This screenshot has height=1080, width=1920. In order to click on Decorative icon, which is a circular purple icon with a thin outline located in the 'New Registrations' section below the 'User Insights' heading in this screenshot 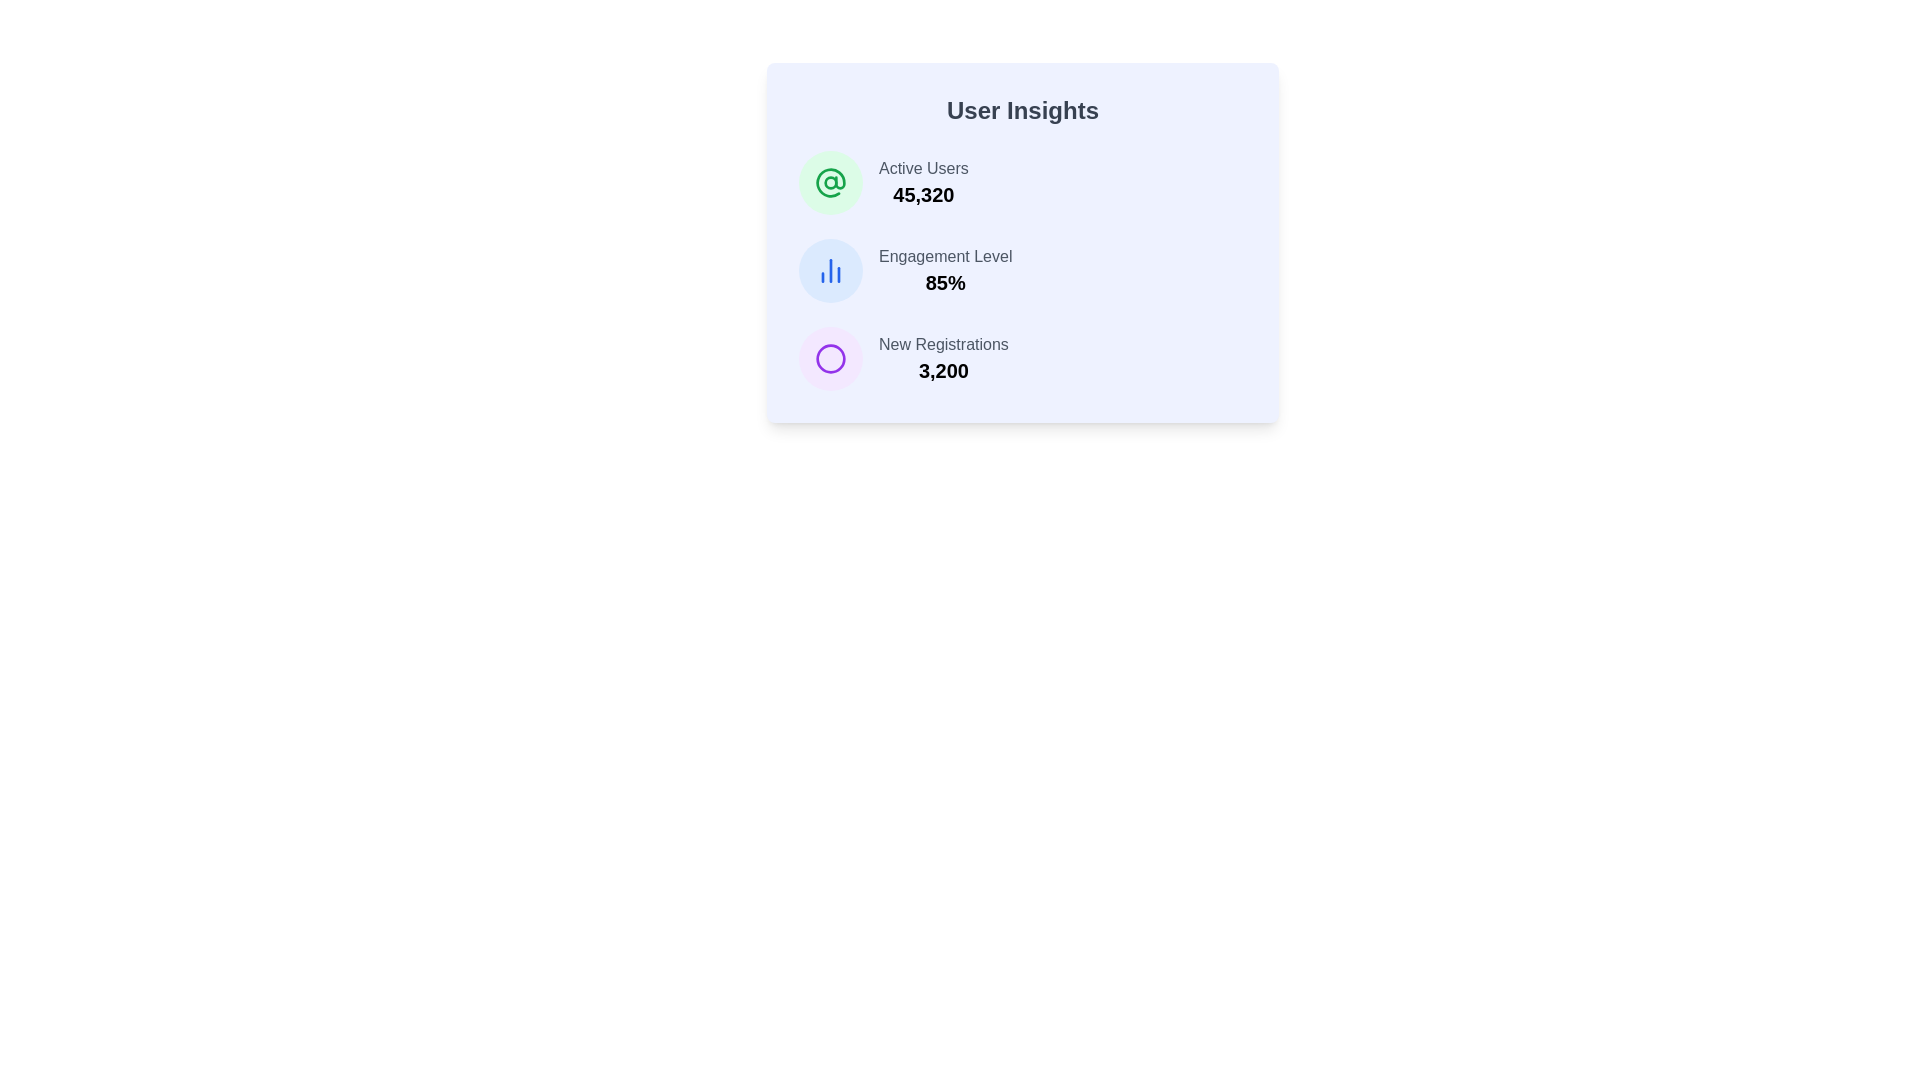, I will do `click(830, 357)`.